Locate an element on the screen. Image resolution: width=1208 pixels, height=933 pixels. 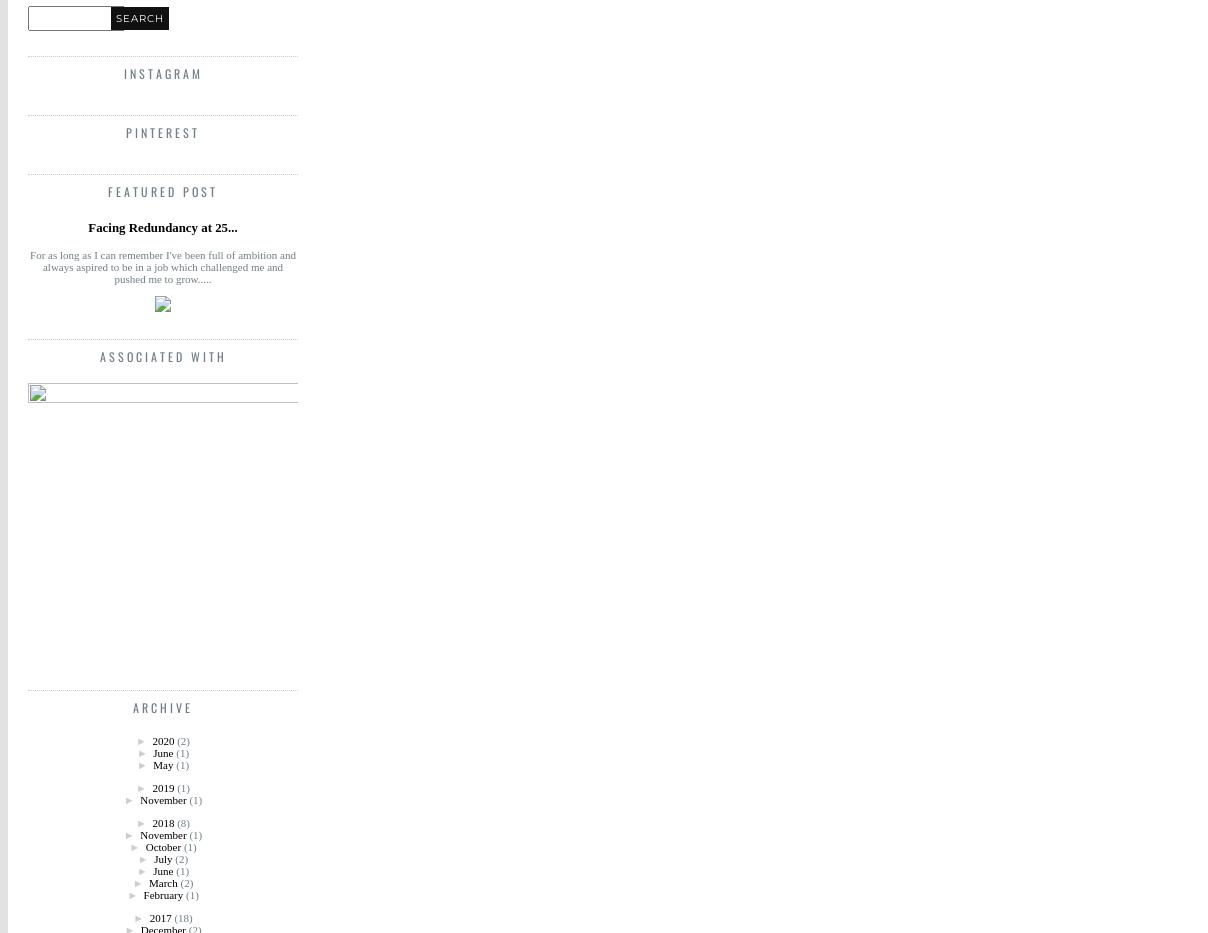
'2018' is located at coordinates (162, 822).